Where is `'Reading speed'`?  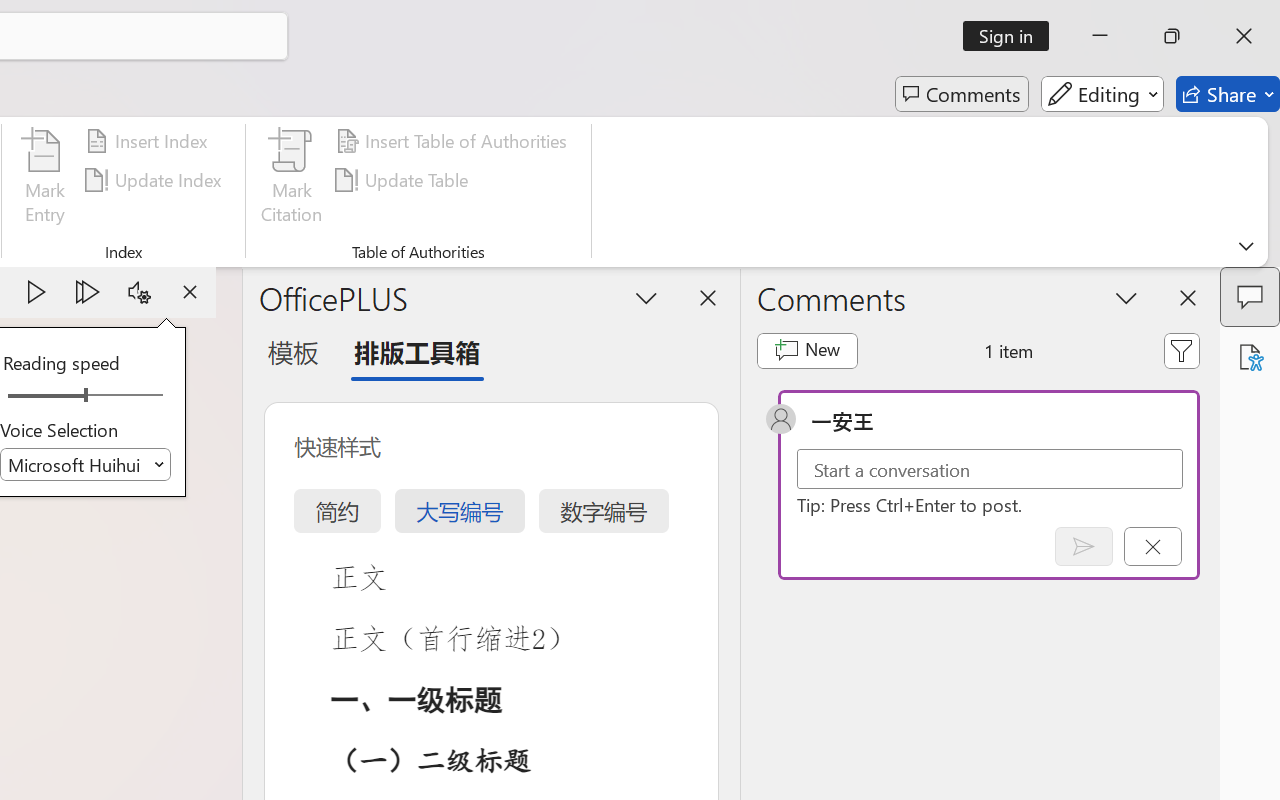
'Reading speed' is located at coordinates (84, 395).